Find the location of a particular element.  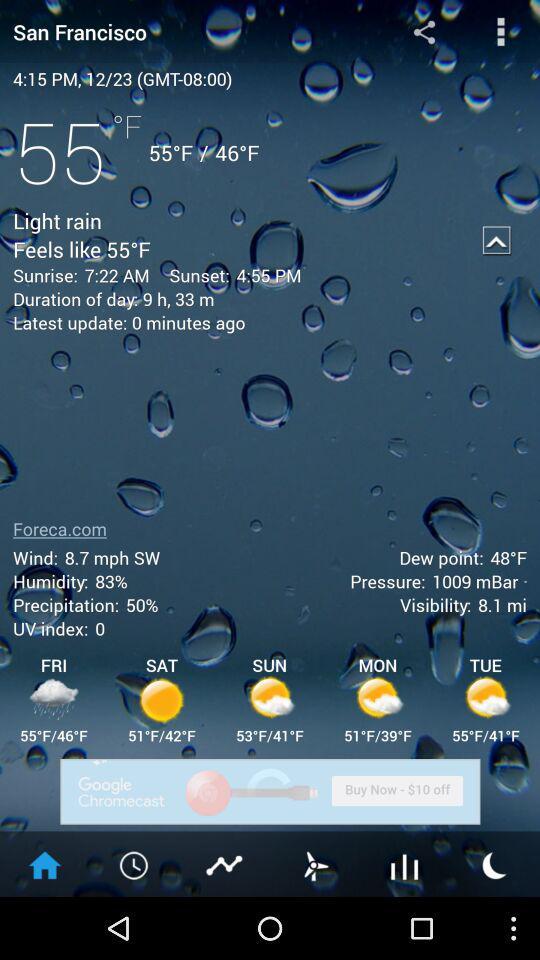

open hourly forecast is located at coordinates (135, 863).